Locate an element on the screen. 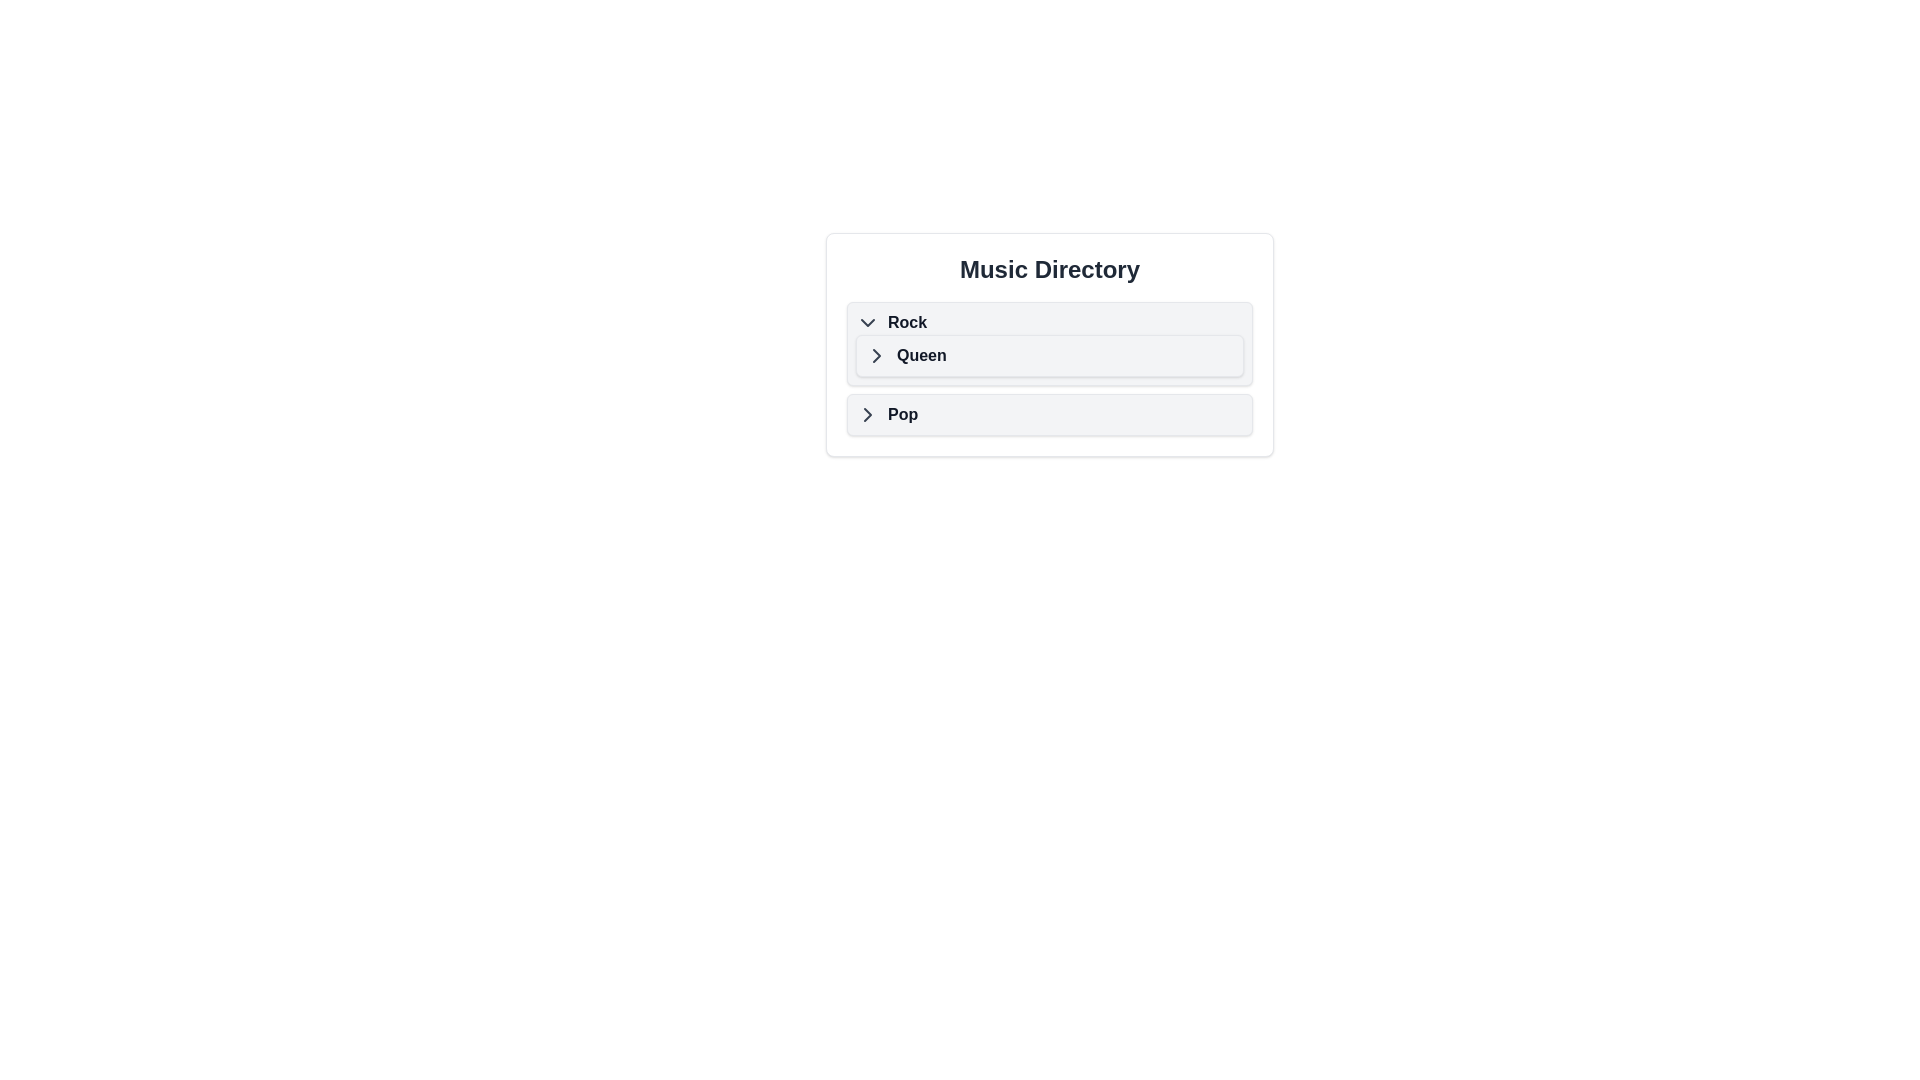  the selectable list item positioned below 'Rock' and 'Queen' is located at coordinates (1049, 414).